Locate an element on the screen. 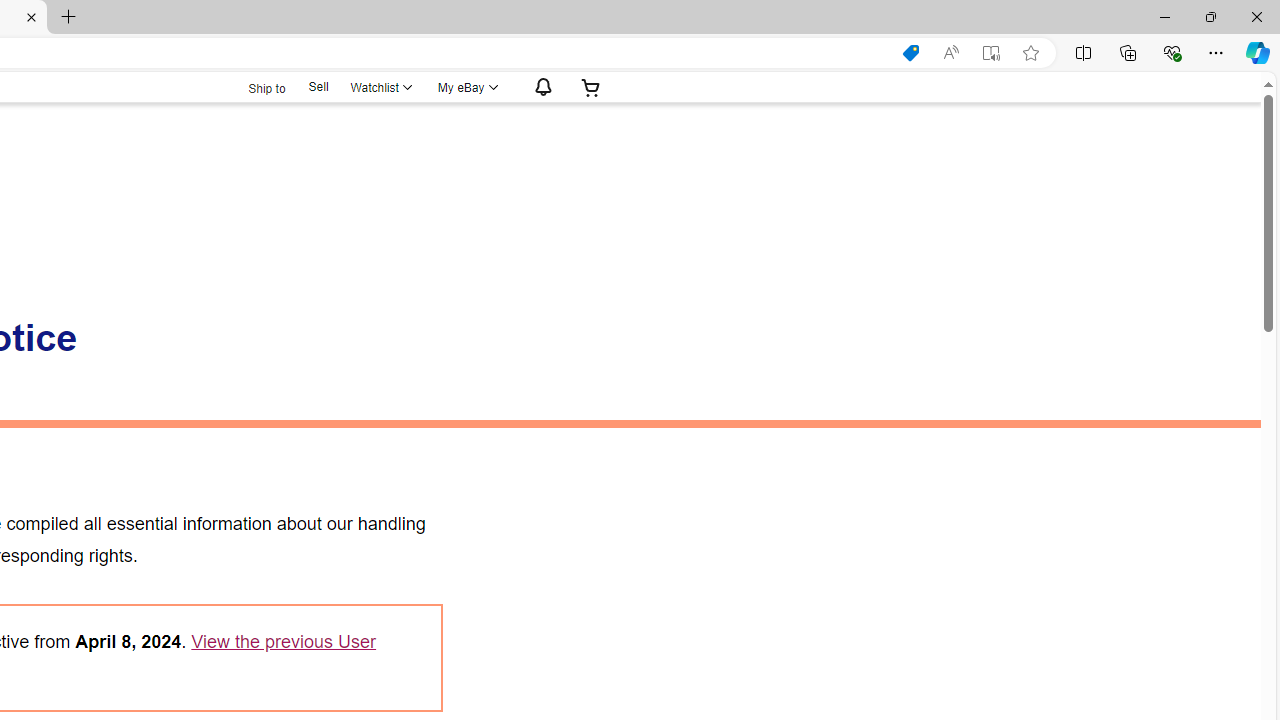 Image resolution: width=1280 pixels, height=720 pixels. 'Your shopping cart' is located at coordinates (590, 86).